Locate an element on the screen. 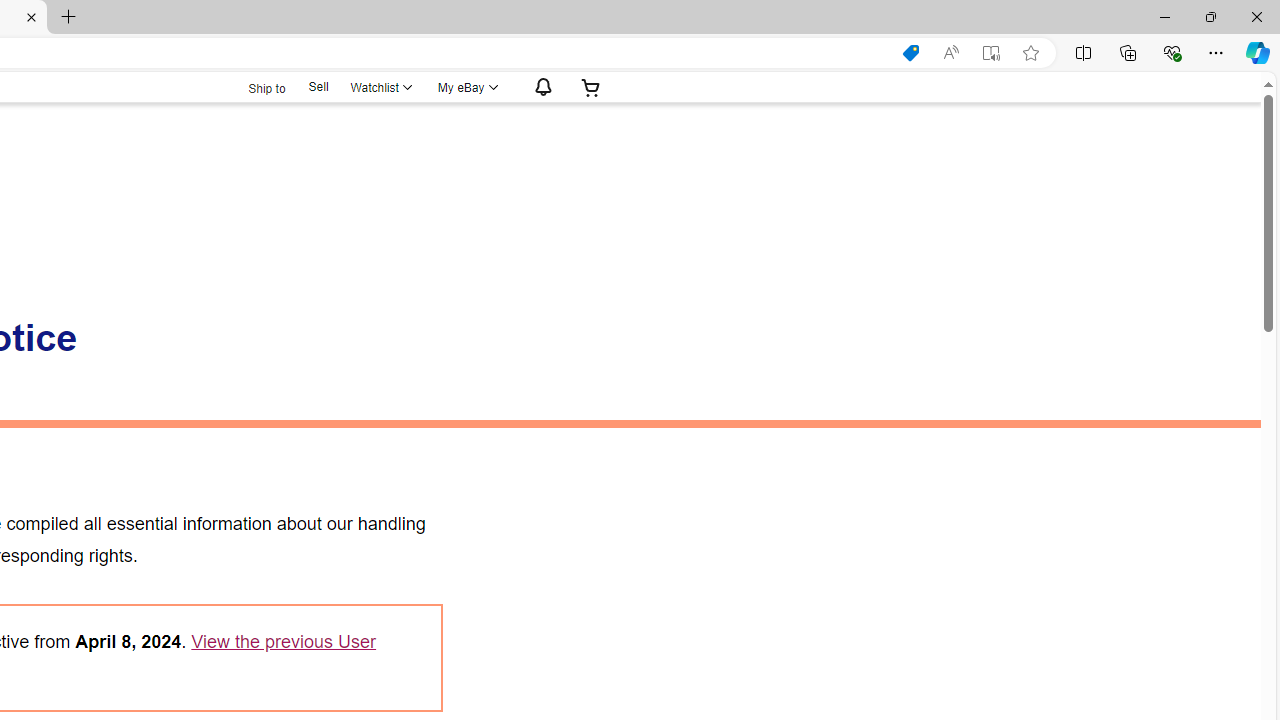 Image resolution: width=1280 pixels, height=720 pixels. 'Your shopping cart' is located at coordinates (590, 86).